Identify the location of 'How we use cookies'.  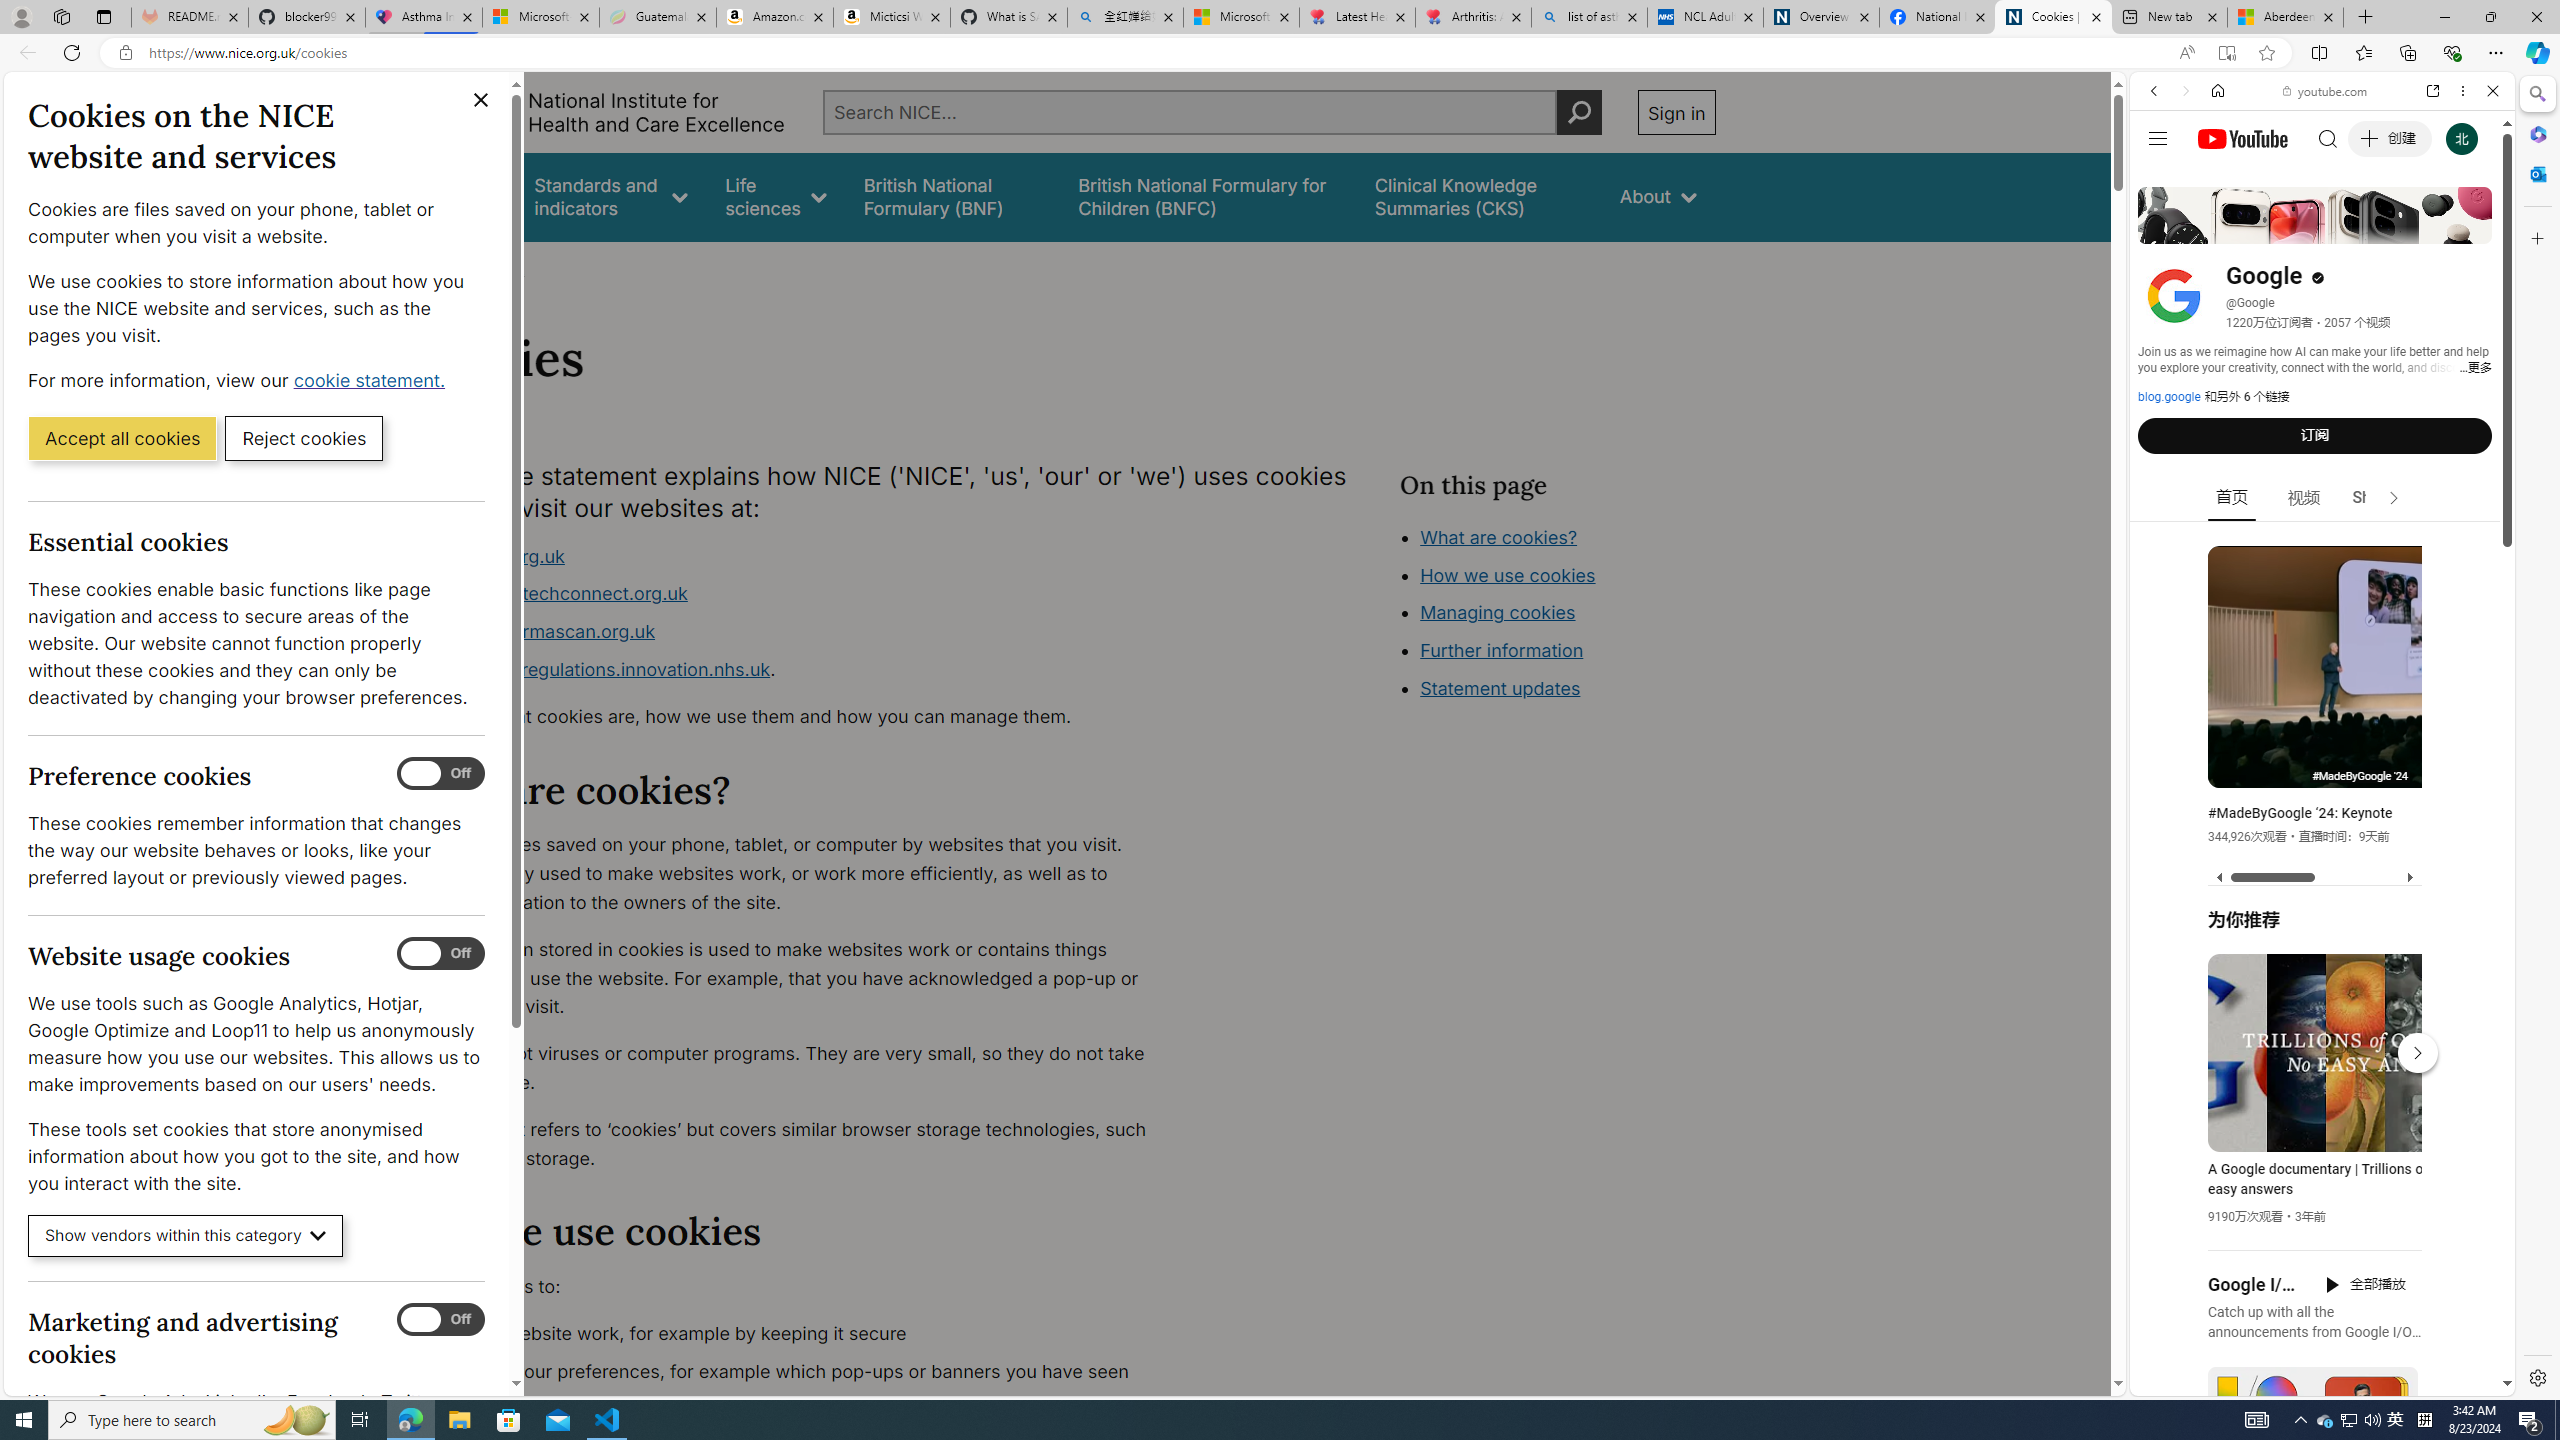
(1507, 574).